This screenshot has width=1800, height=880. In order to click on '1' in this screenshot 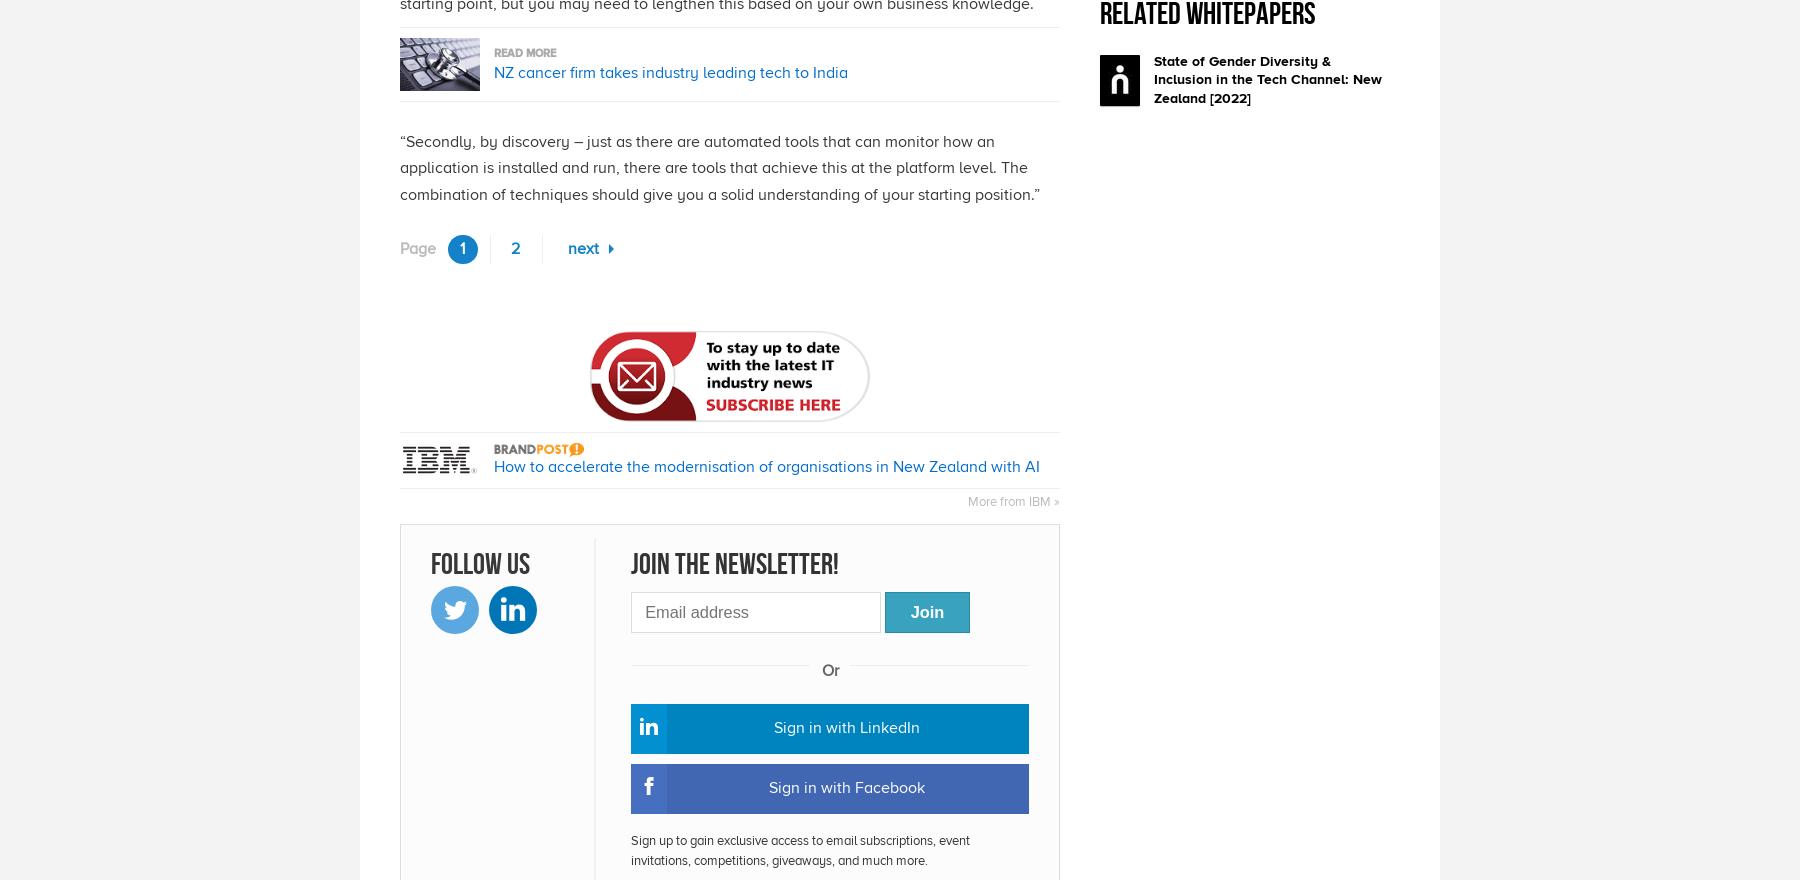, I will do `click(461, 246)`.